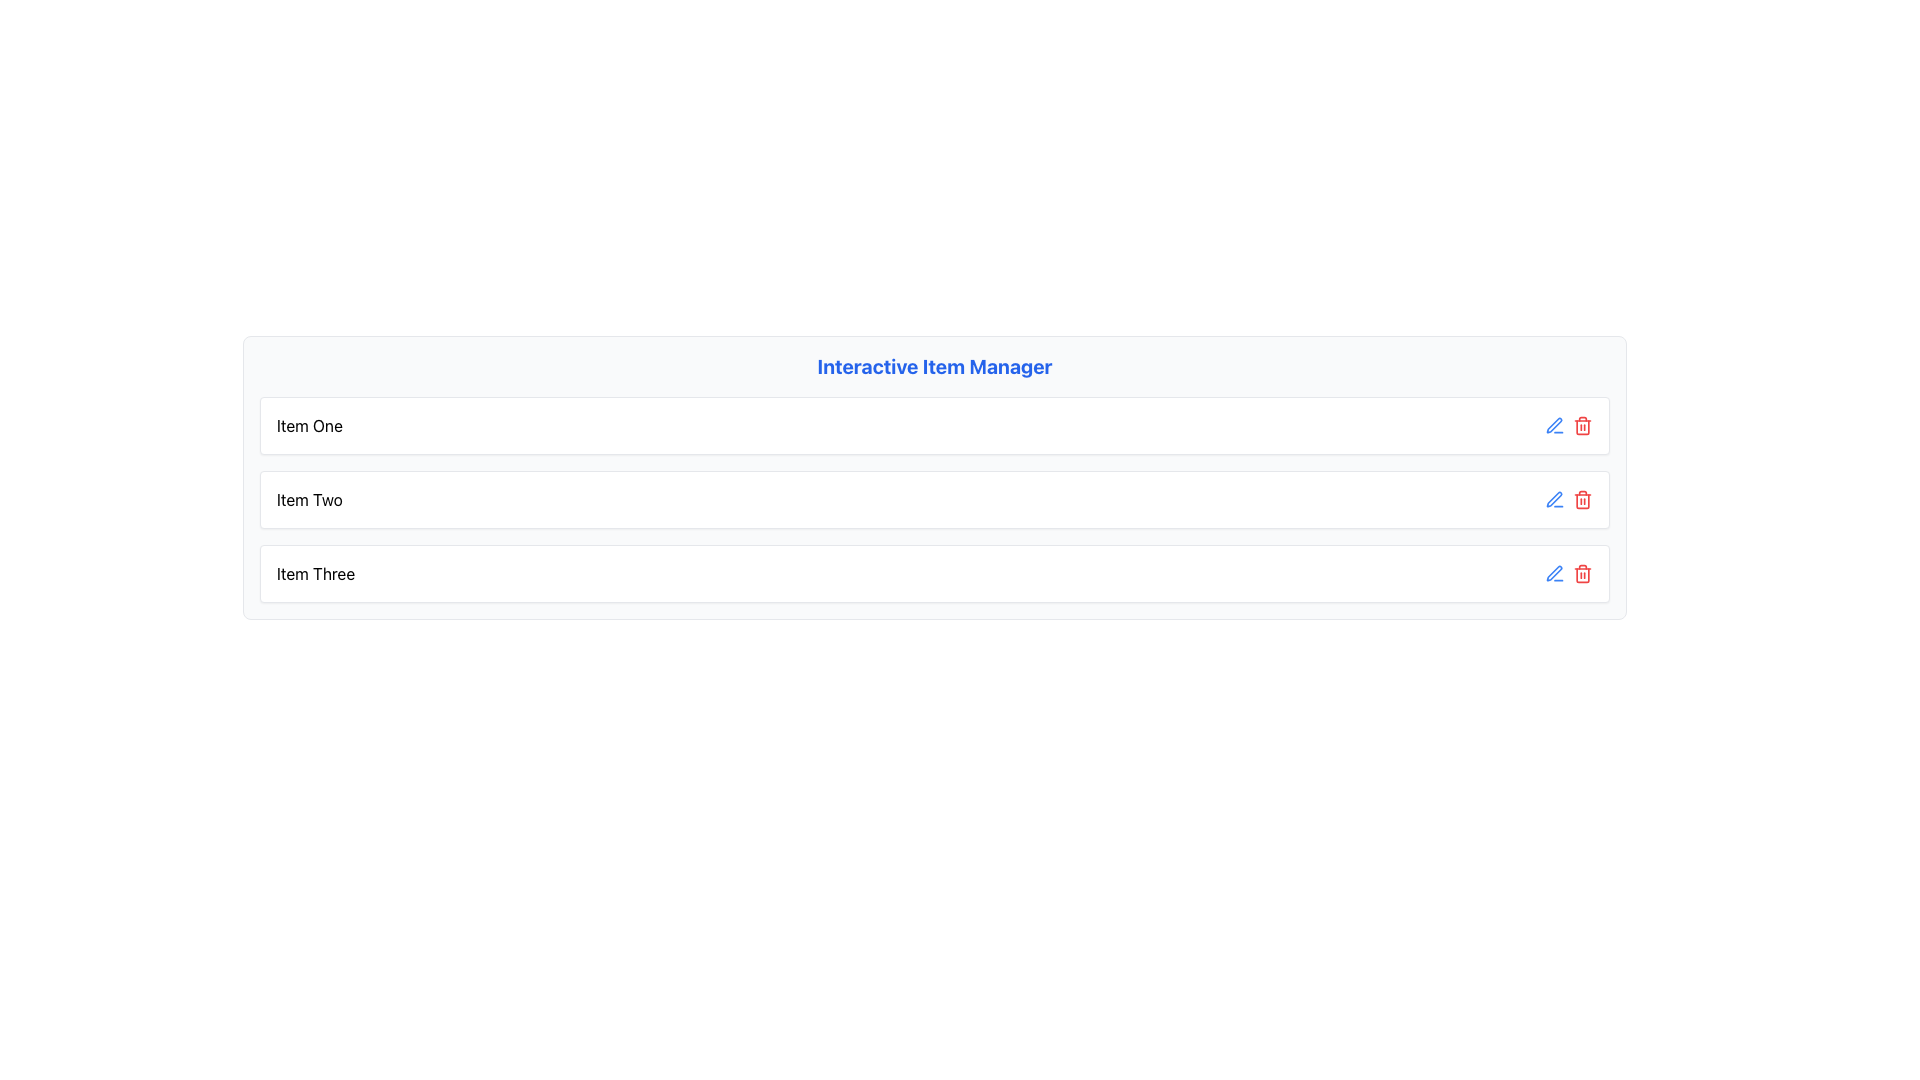 The image size is (1920, 1080). Describe the element at coordinates (1582, 424) in the screenshot. I see `the delete button` at that location.